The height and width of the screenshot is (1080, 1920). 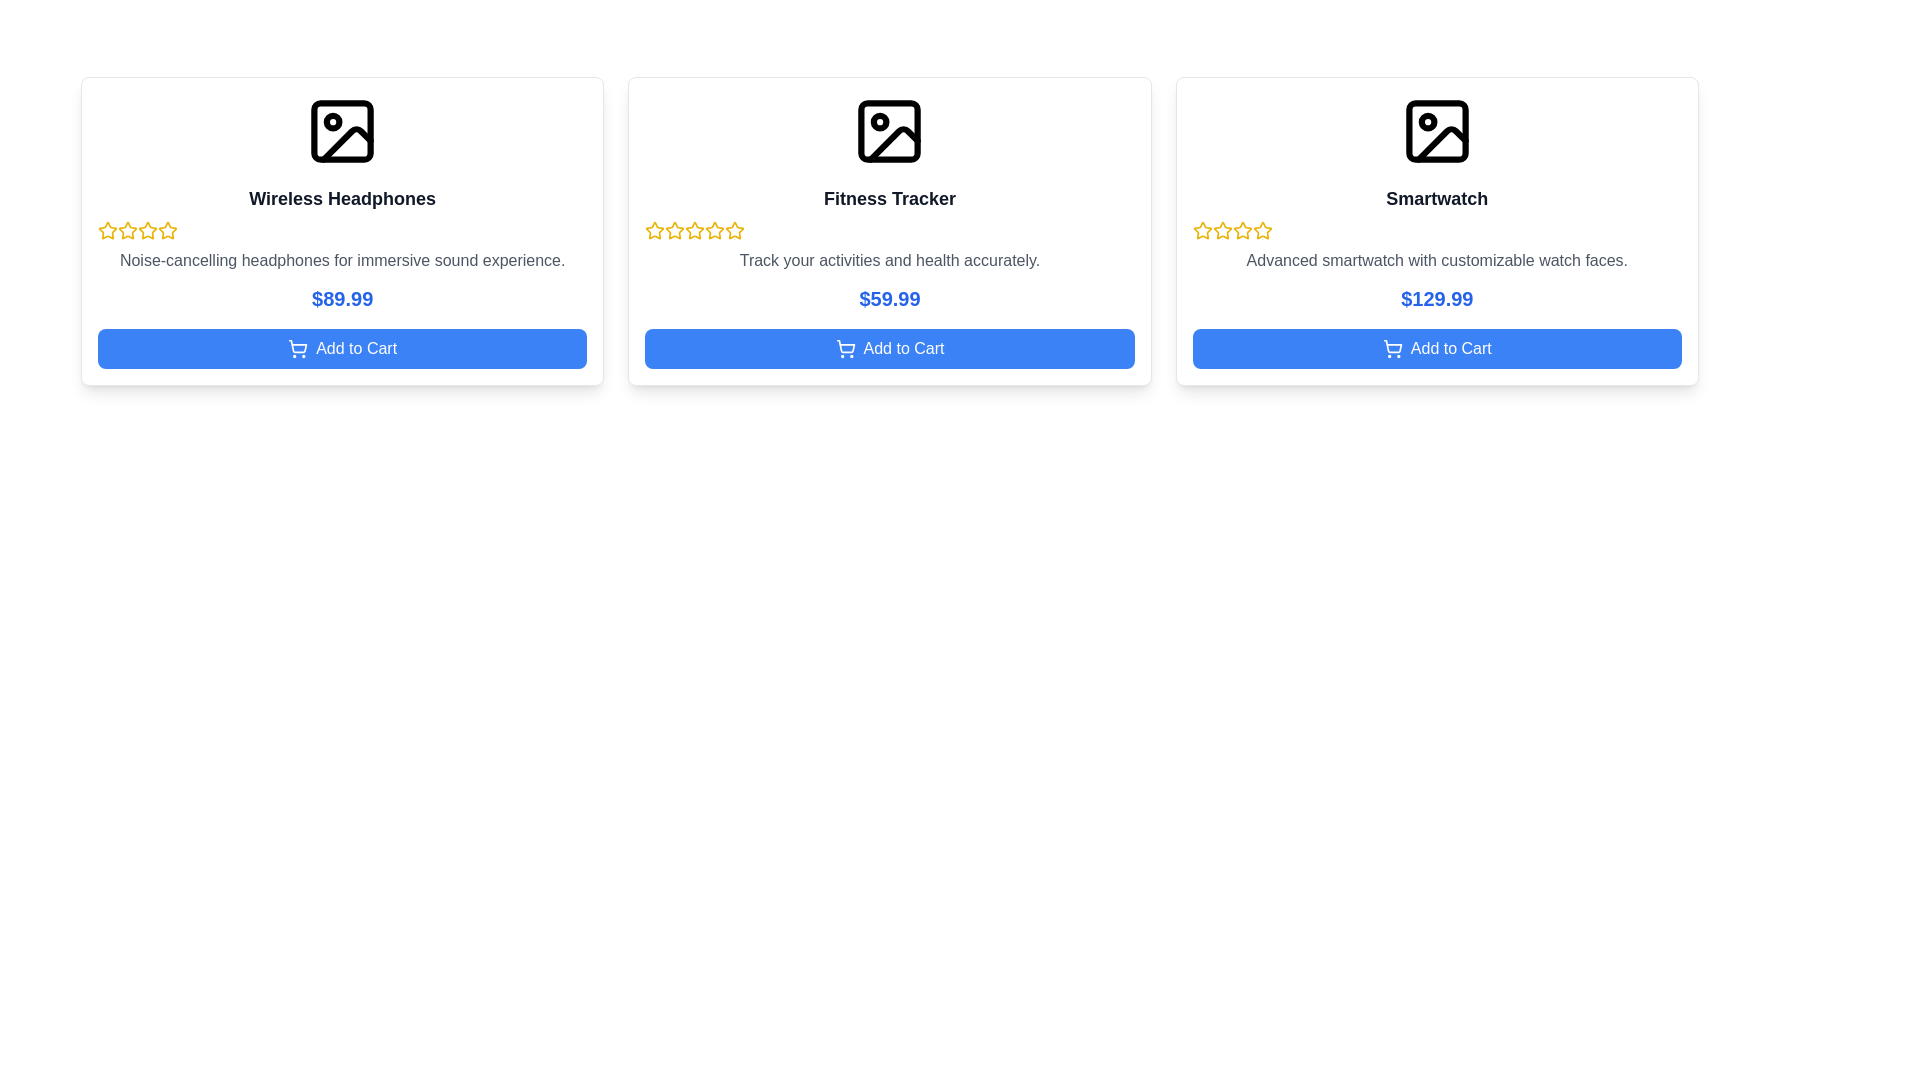 I want to click on the first rating star icon for the Smartwatch product, which is part of a horizontal sequence of five stars used to assess the product's rating, so click(x=1201, y=229).